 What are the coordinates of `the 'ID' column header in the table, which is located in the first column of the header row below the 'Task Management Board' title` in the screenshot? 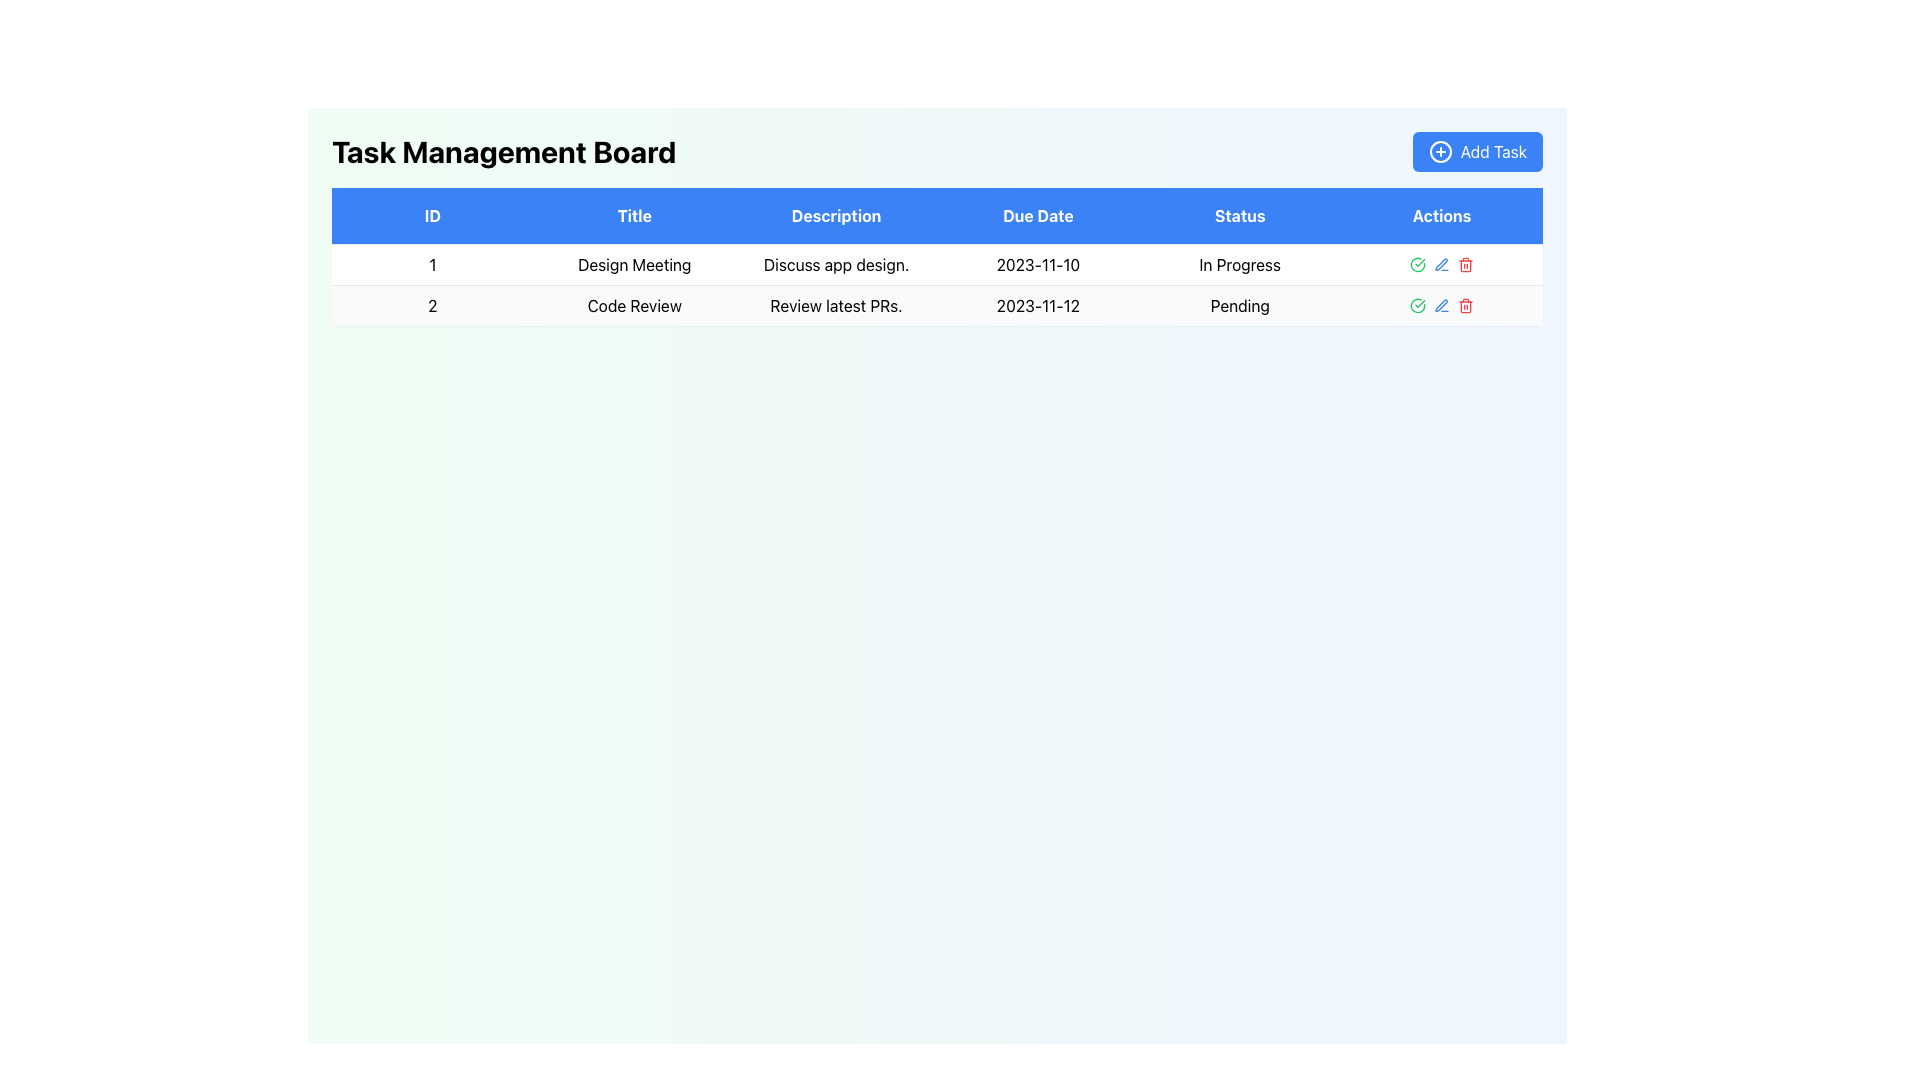 It's located at (431, 216).